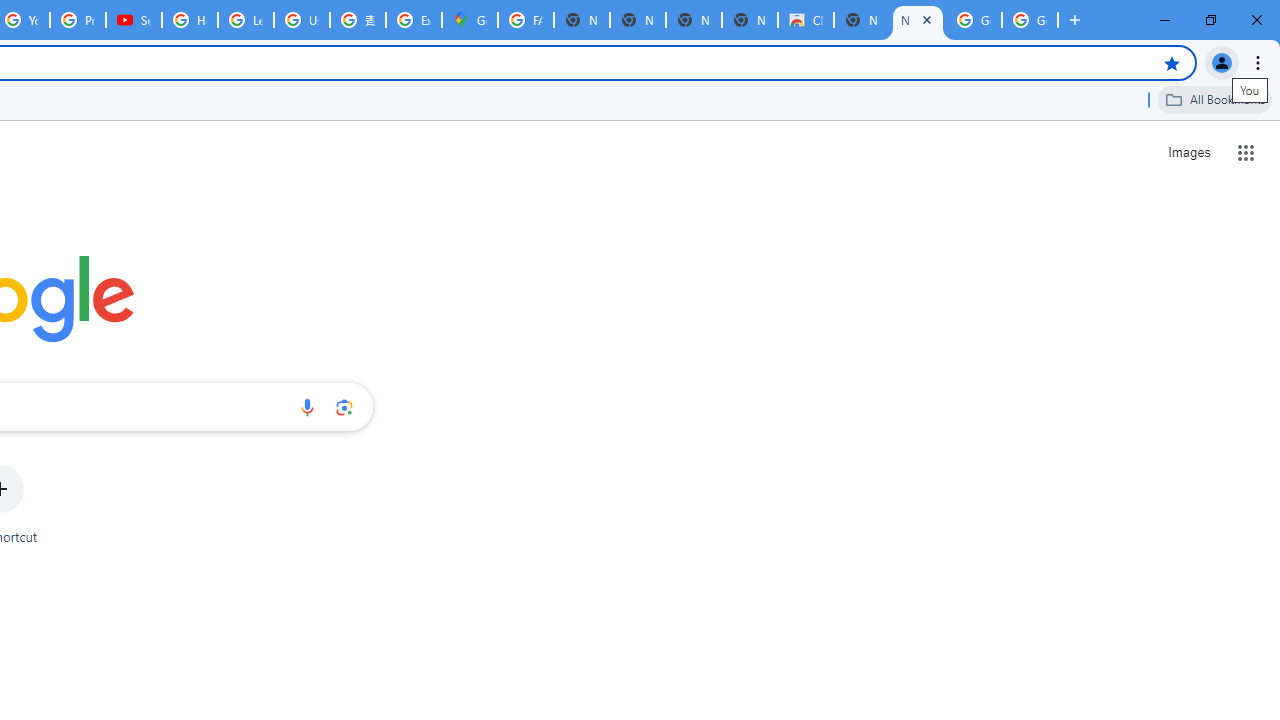 This screenshot has width=1280, height=720. I want to click on 'Google Images', so click(1030, 20).